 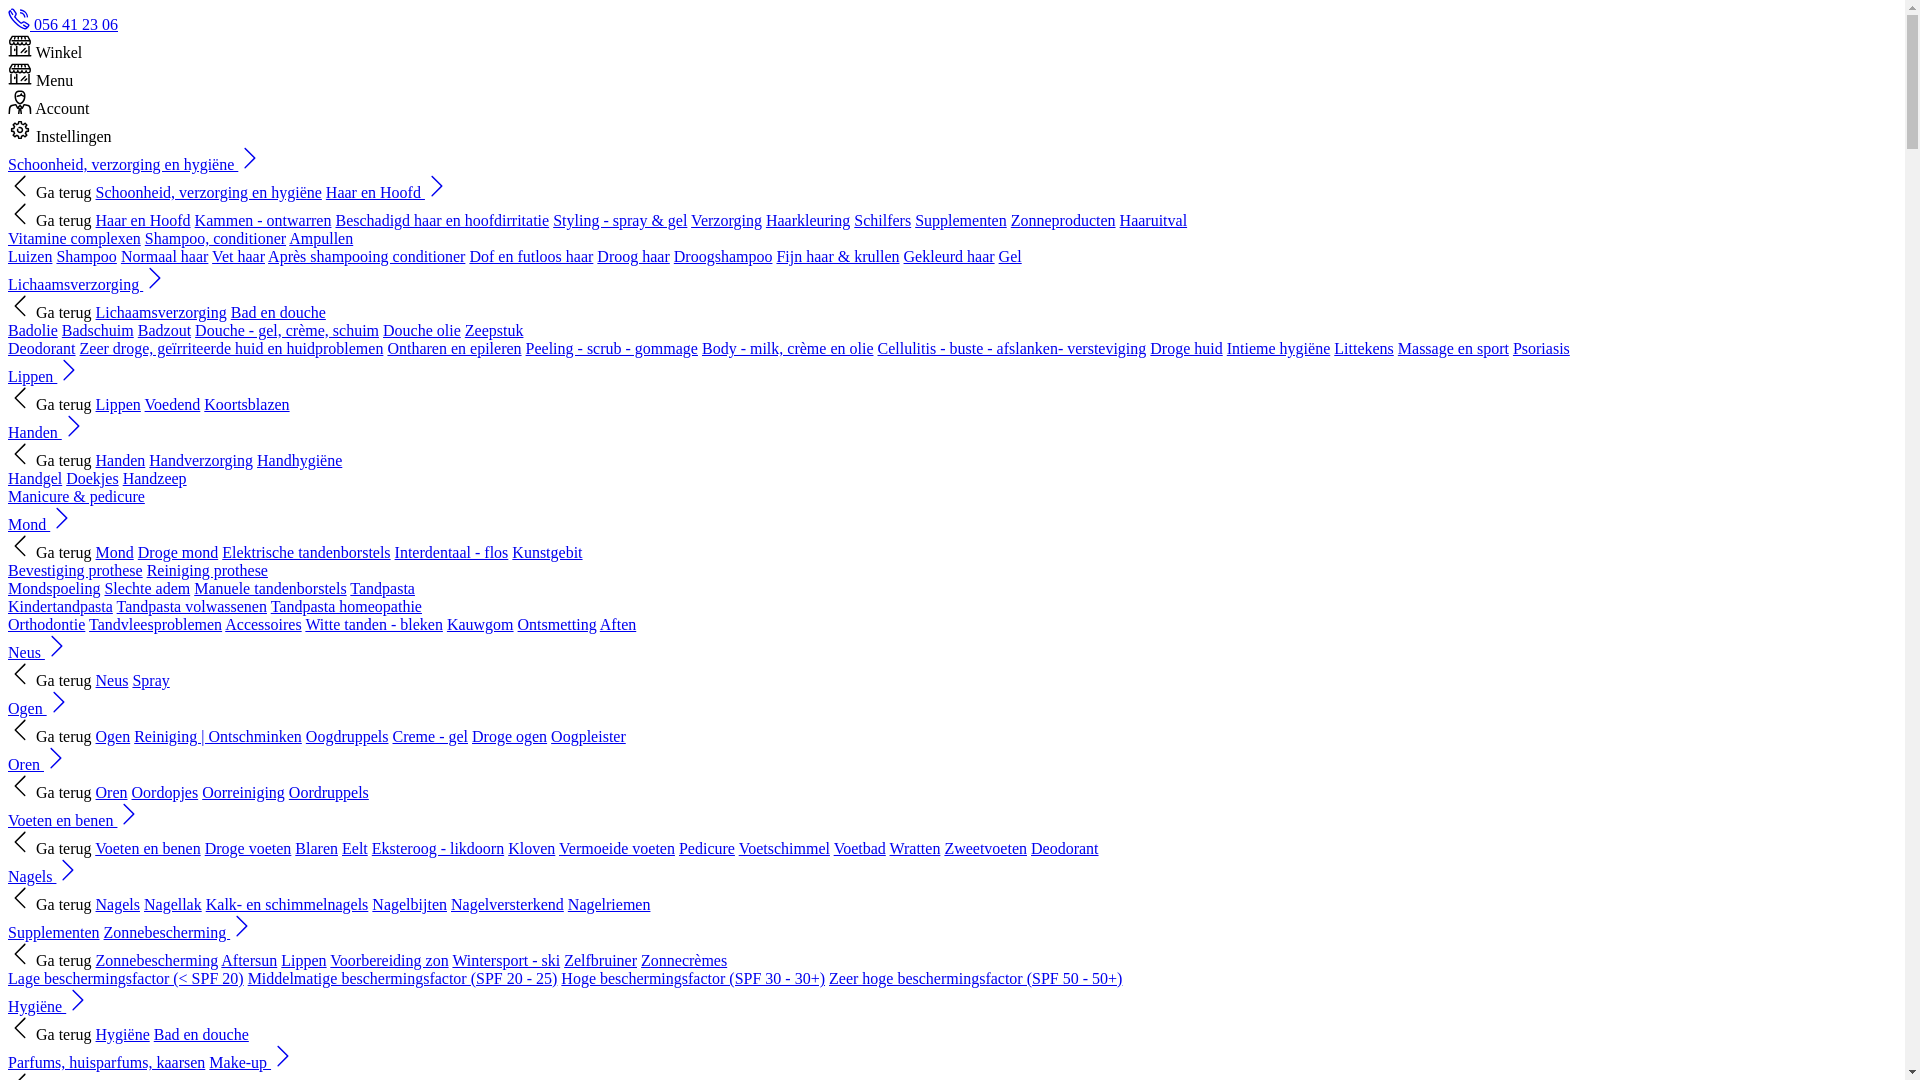 I want to click on 'Blaren', so click(x=315, y=848).